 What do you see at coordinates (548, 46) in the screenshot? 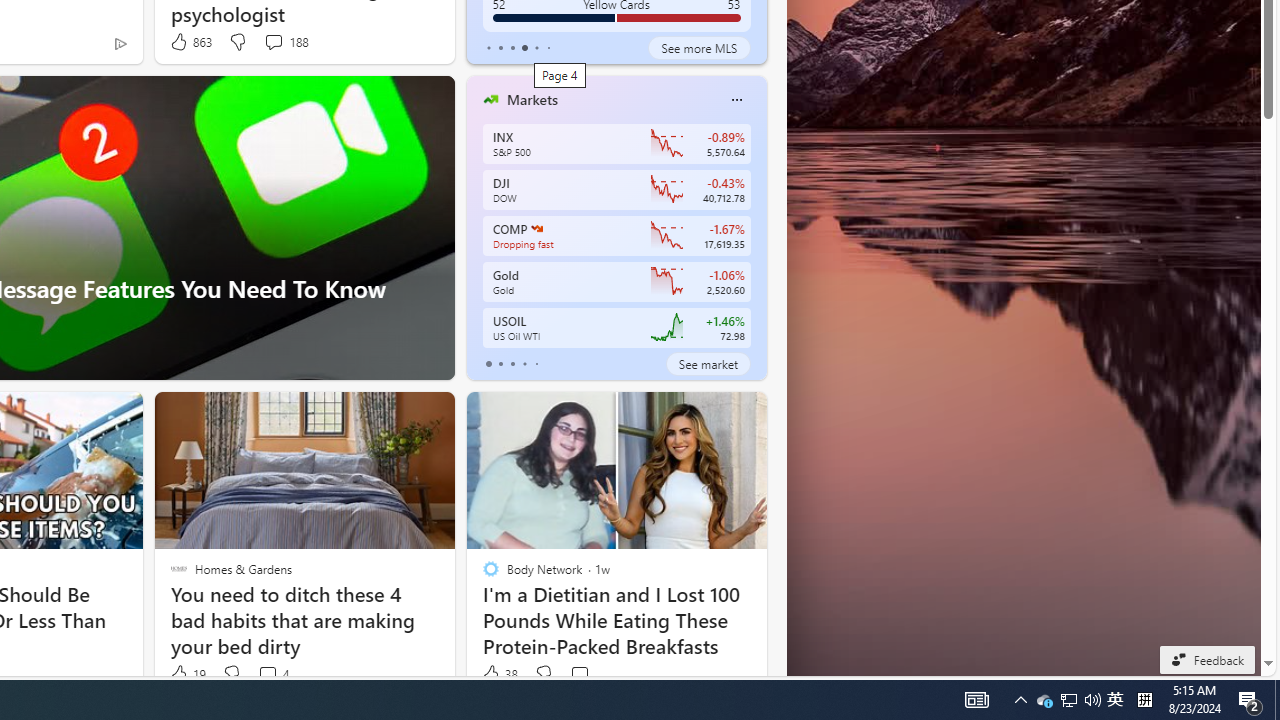
I see `'tab-5'` at bounding box center [548, 46].